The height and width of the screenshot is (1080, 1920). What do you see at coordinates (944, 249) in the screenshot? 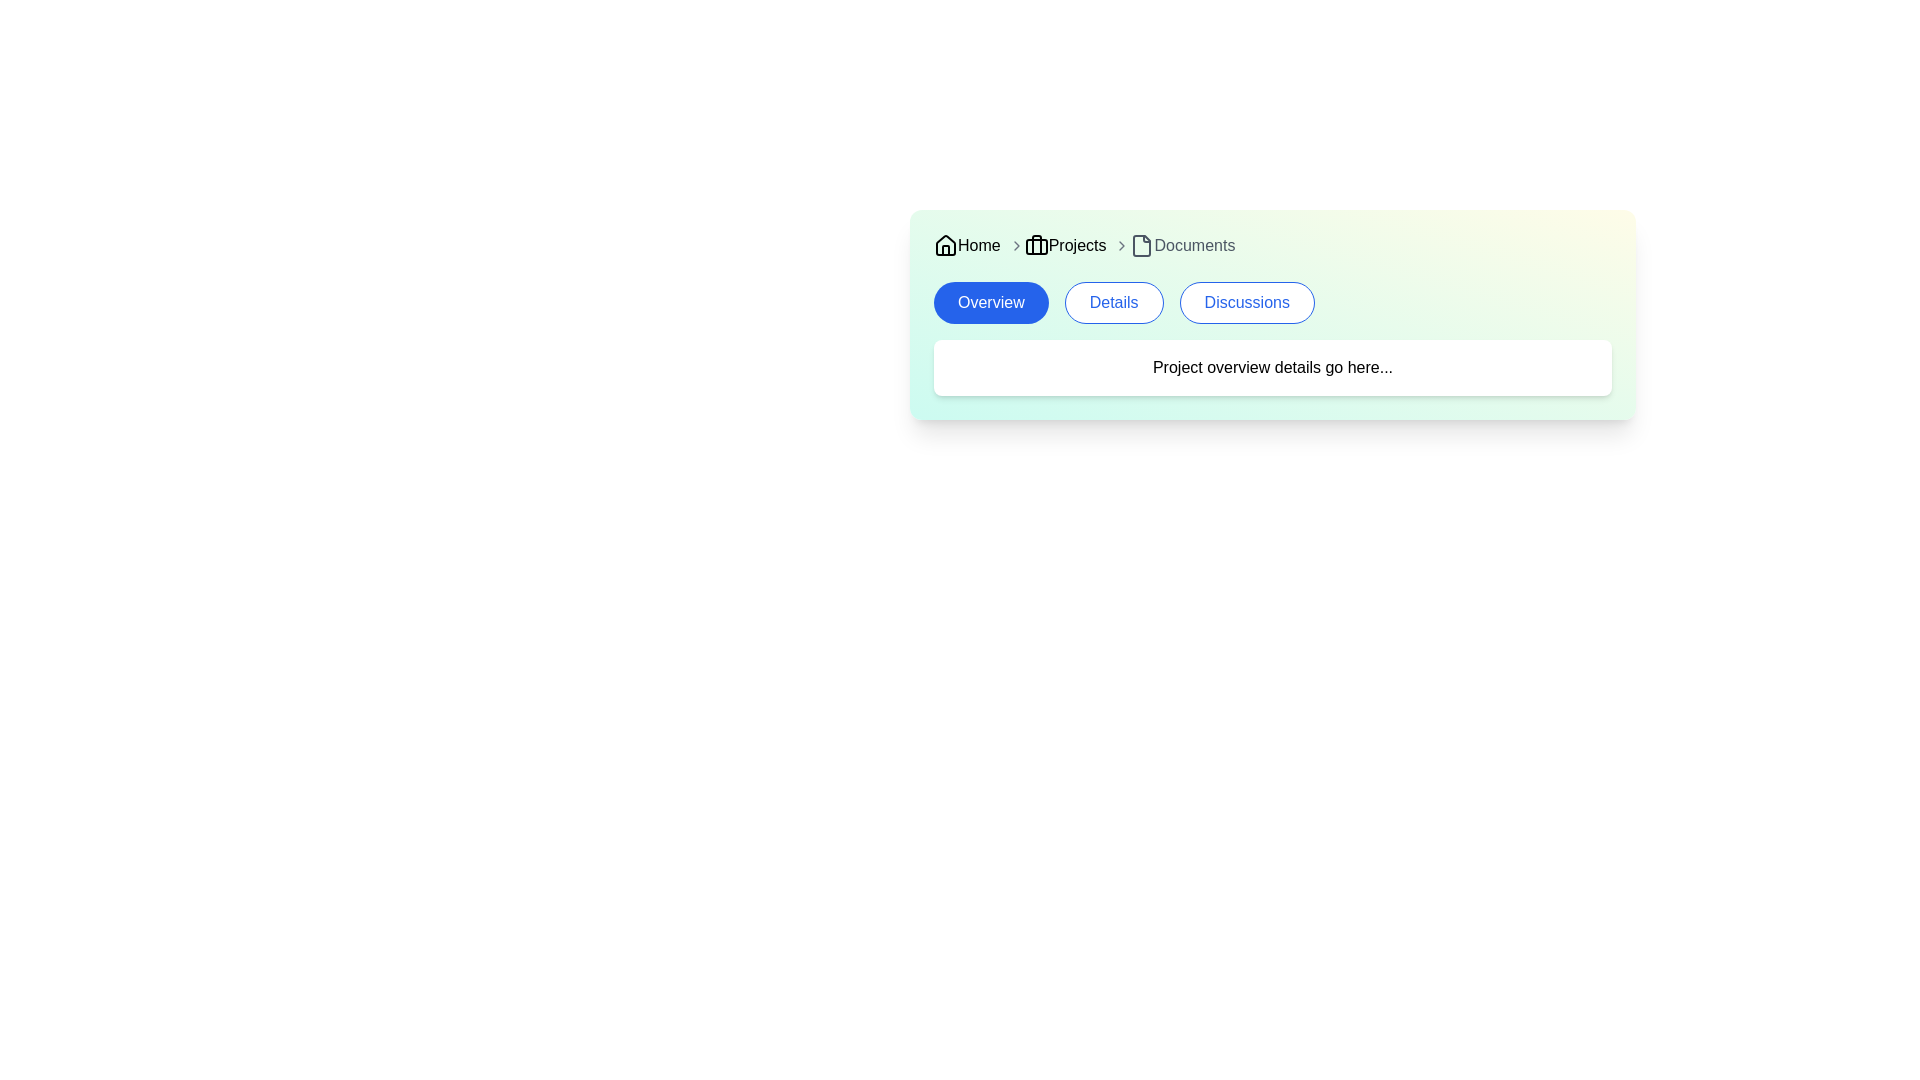
I see `the lower part of the SVG house icon element, which serves as a door and is located in the breadcrumb navigation next to the 'Home' label` at bounding box center [944, 249].